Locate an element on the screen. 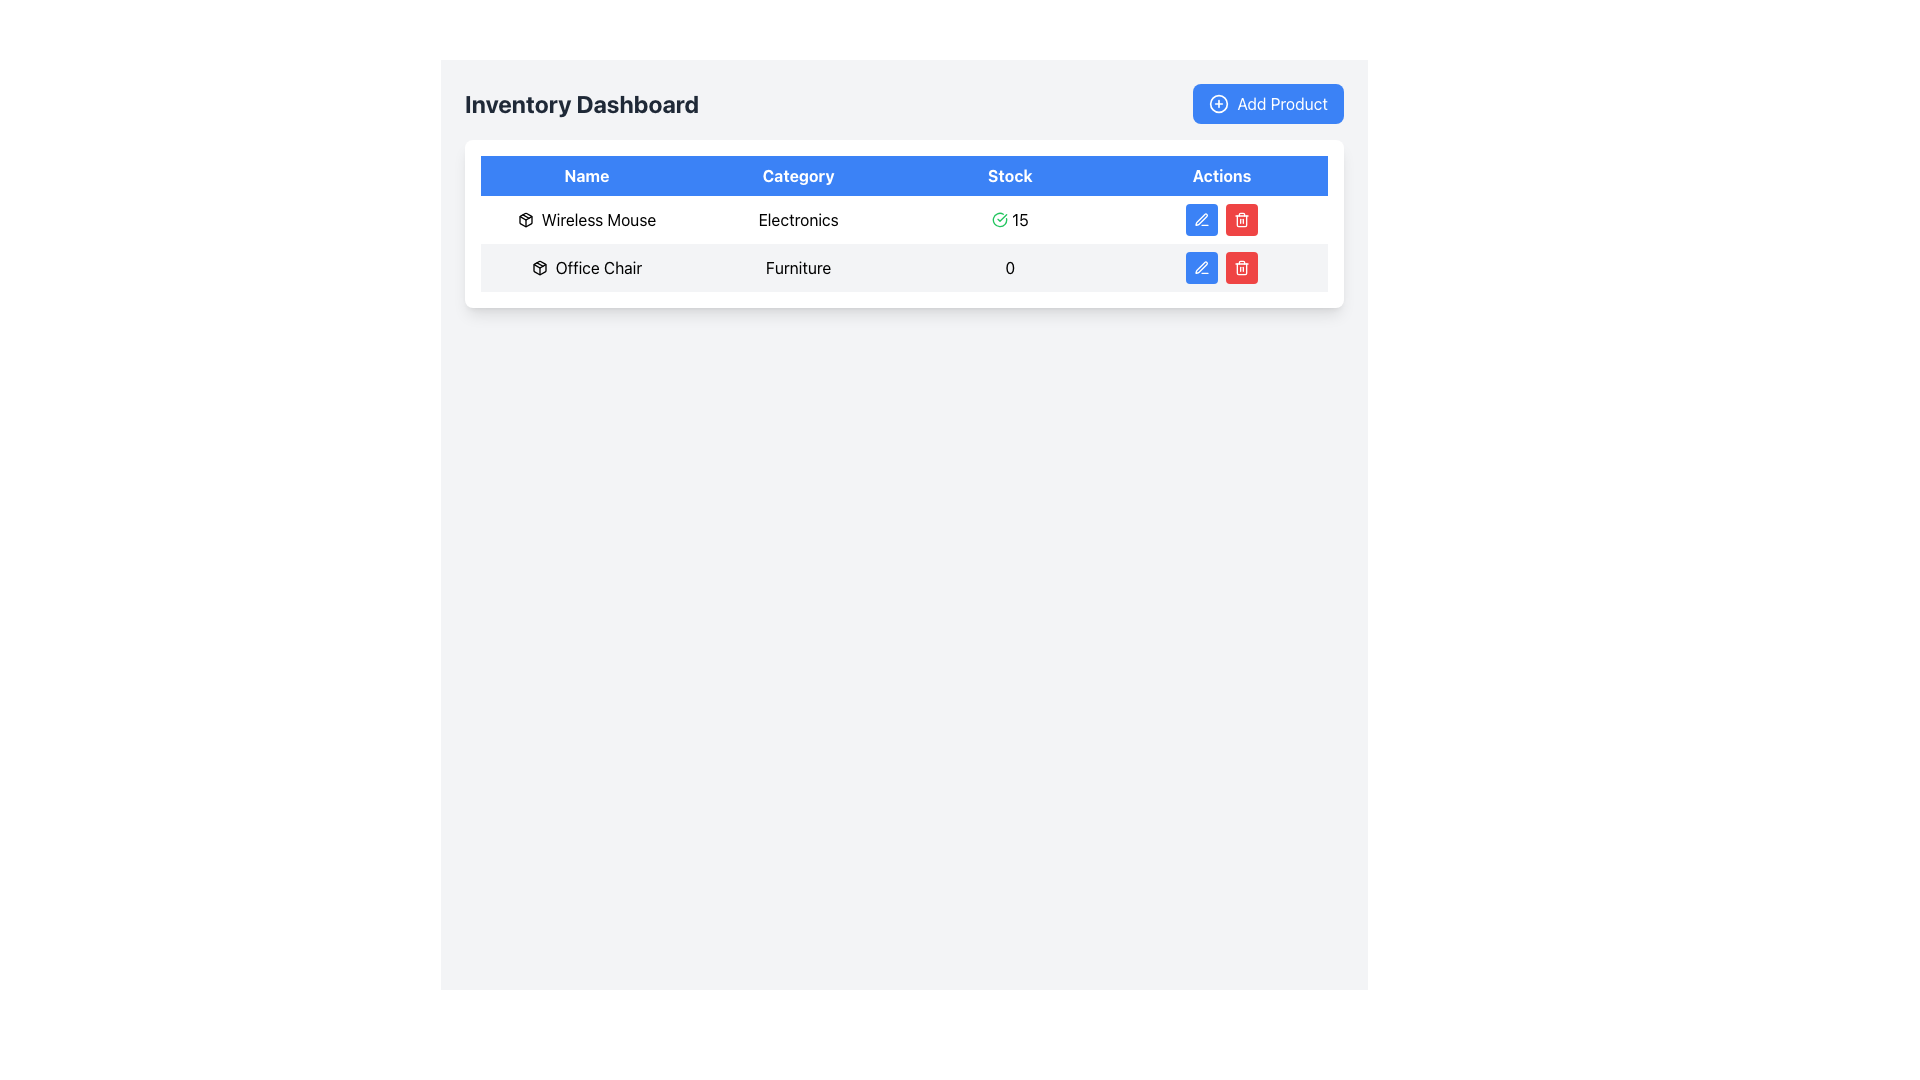 This screenshot has width=1920, height=1080. Table Header labeled under the 'Stock' category, located in the third slot of the header row, between 'Category' and 'Actions' headers is located at coordinates (1010, 175).